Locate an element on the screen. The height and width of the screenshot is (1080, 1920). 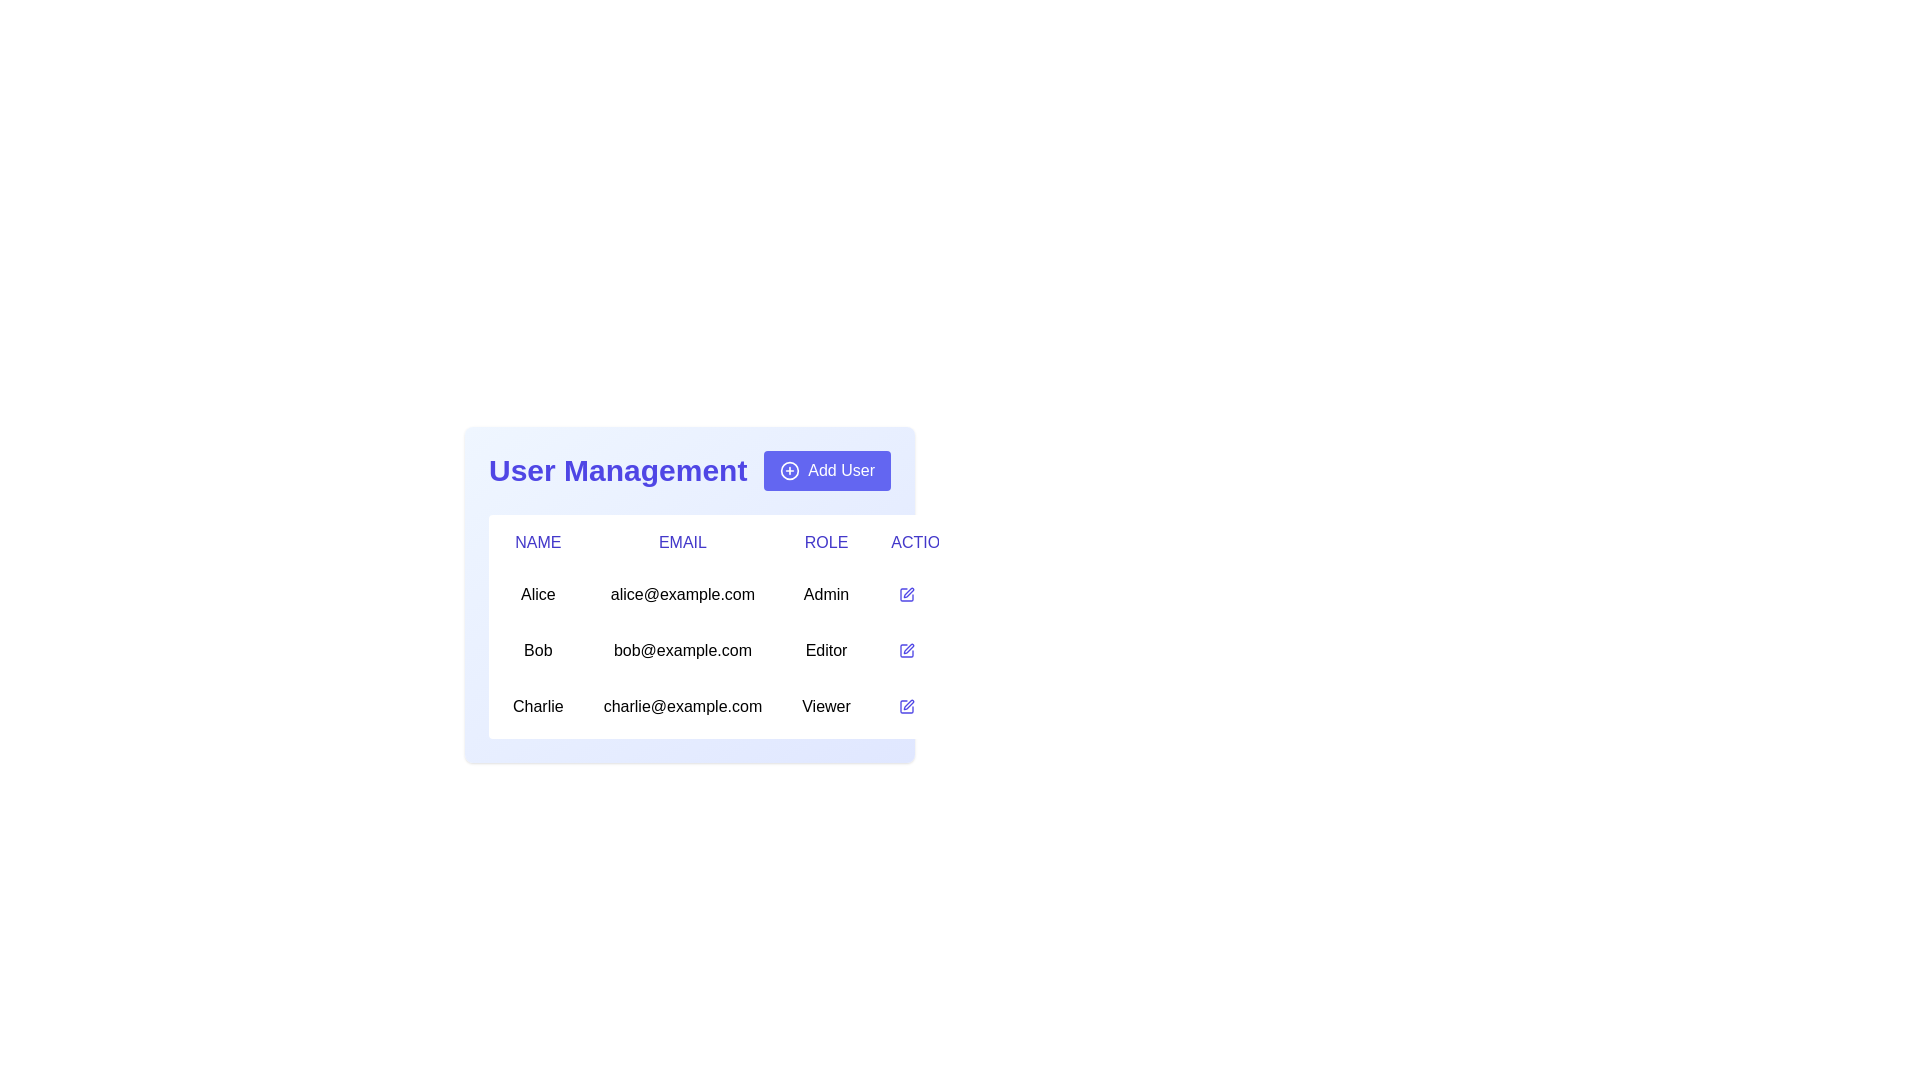
the 'Viewer' label located in the third row of the table under the 'ROLE' column, adjacent to 'charlie@example.com' is located at coordinates (826, 705).